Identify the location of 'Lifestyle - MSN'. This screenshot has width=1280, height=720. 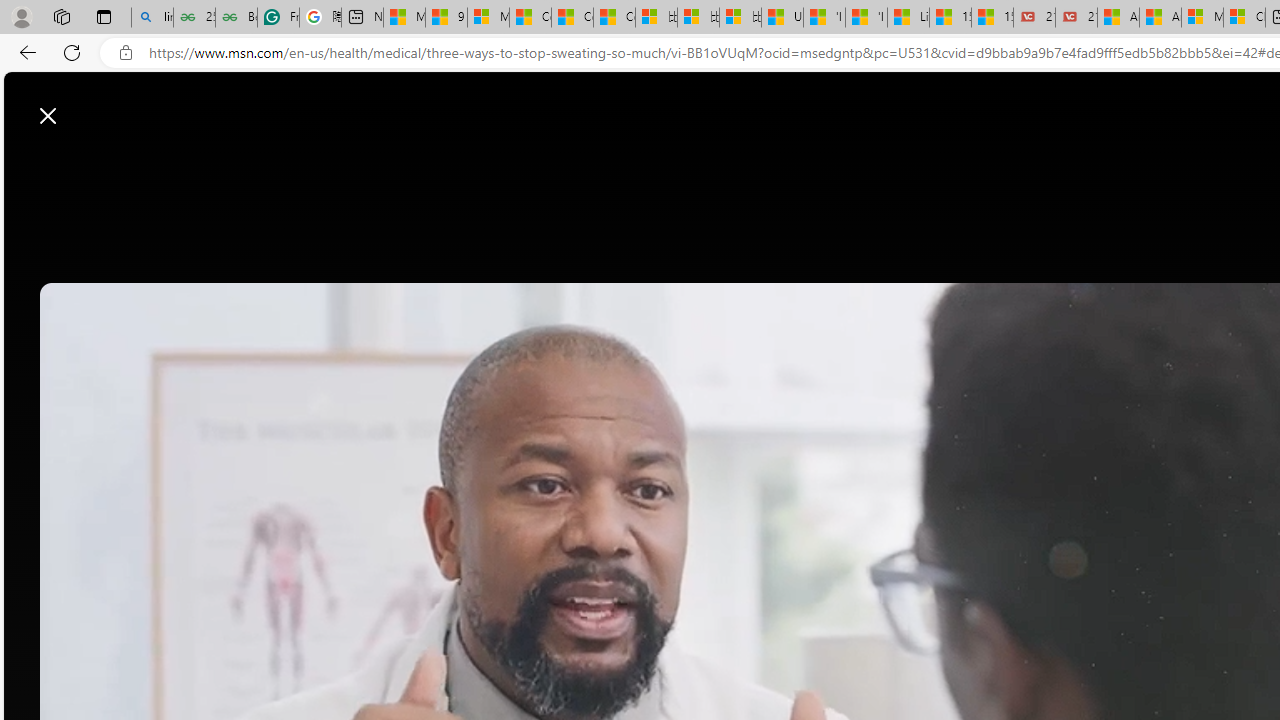
(907, 17).